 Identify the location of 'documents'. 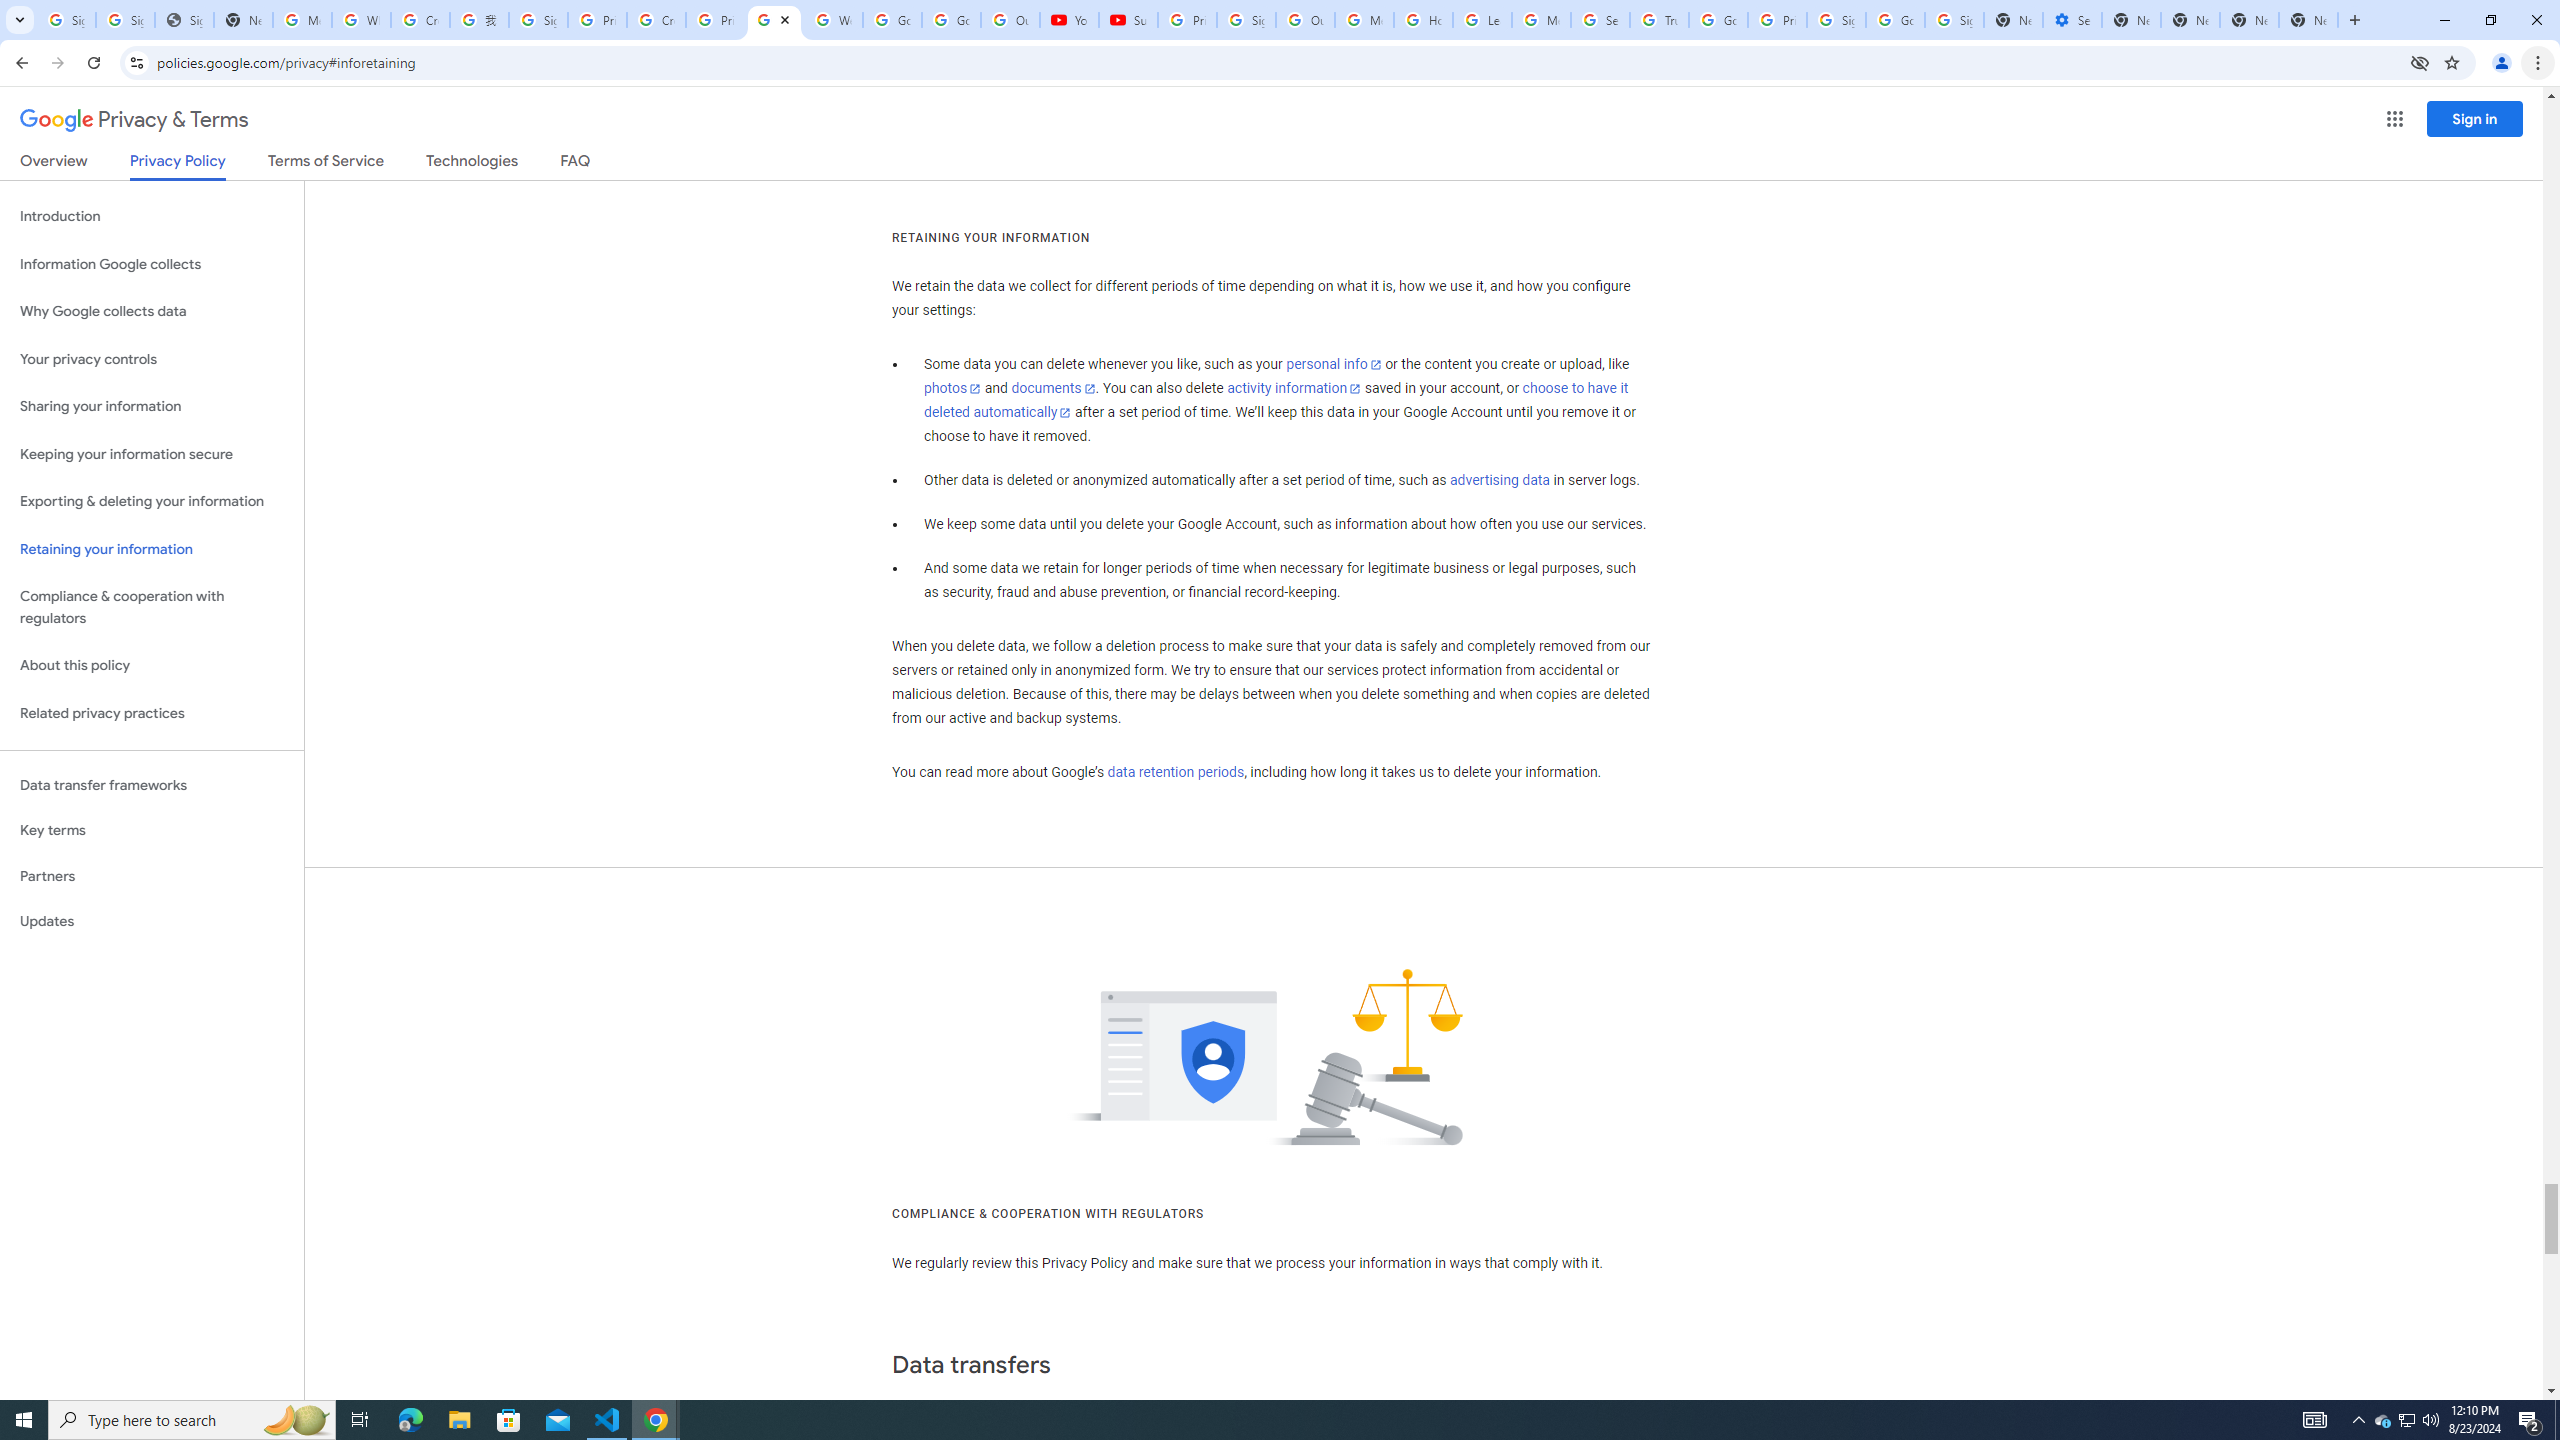
(1052, 387).